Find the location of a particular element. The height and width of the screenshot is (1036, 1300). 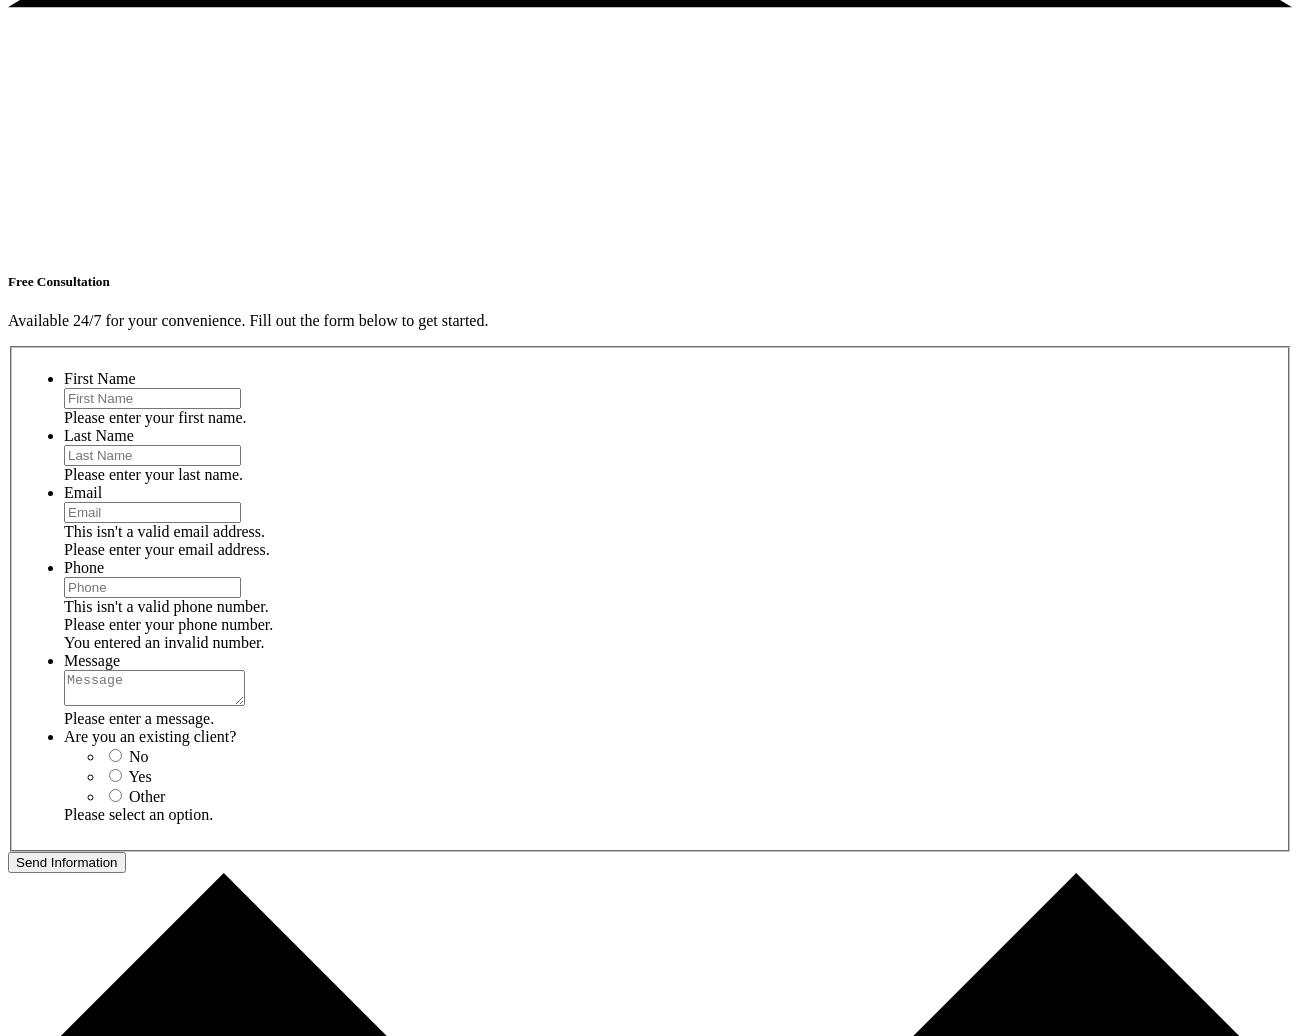

'Other' is located at coordinates (146, 795).